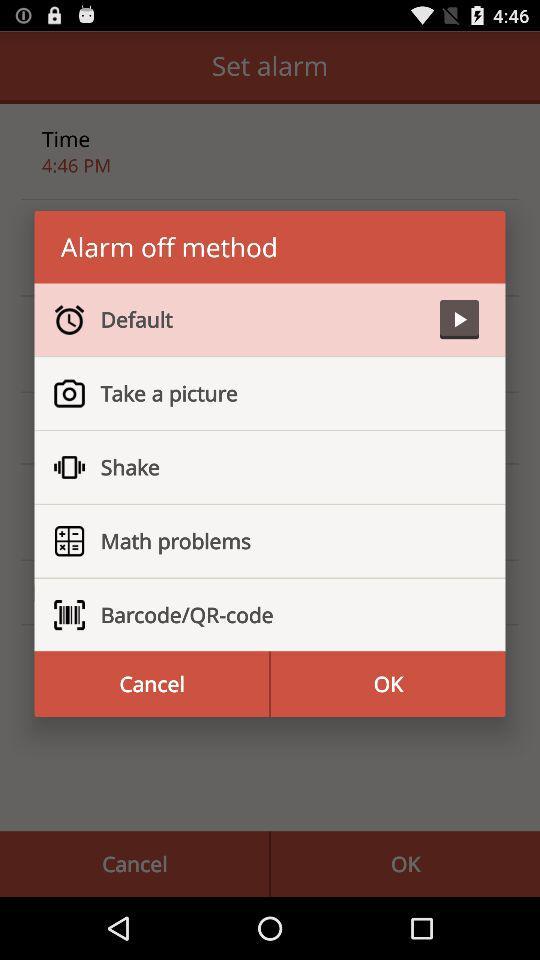 The image size is (540, 960). I want to click on alarm sound, so click(459, 319).